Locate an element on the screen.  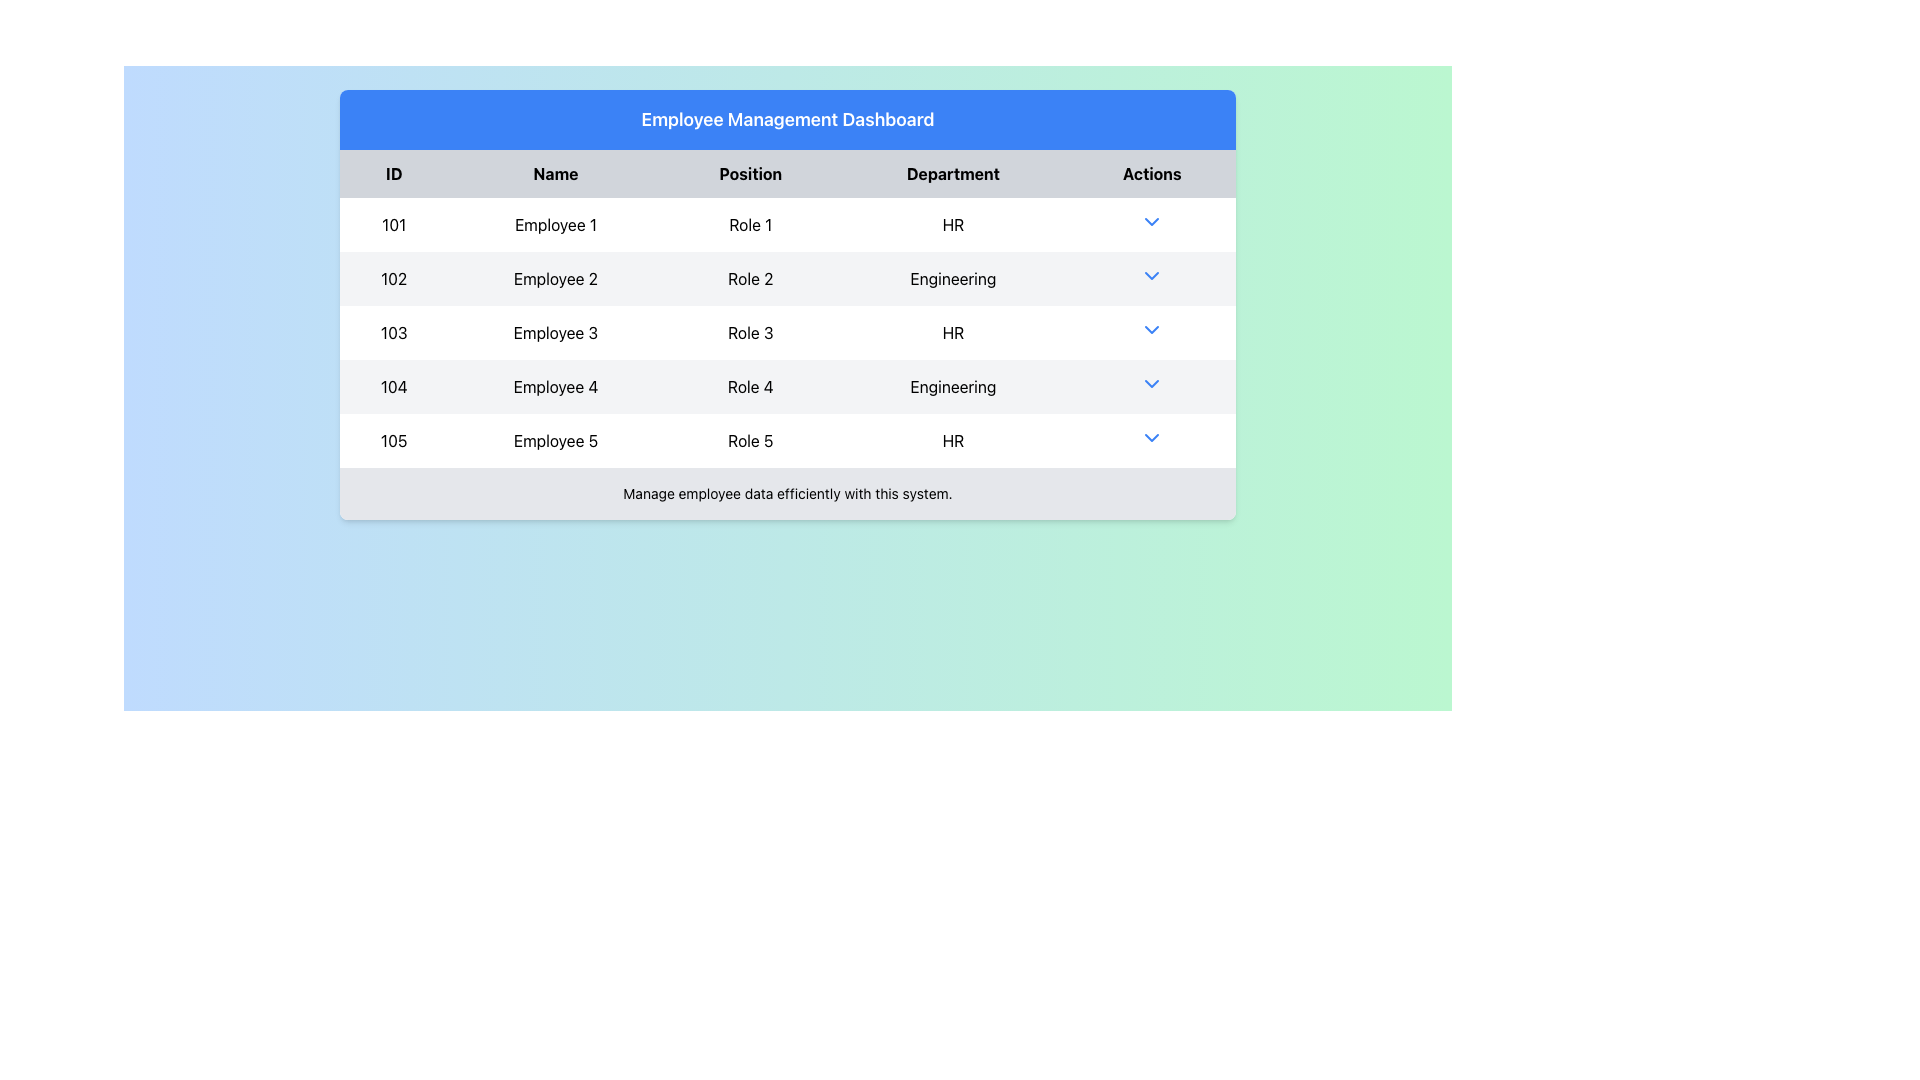
Text label displaying the unique identifier in the first column of the fourth row under the 'ID' header is located at coordinates (394, 386).